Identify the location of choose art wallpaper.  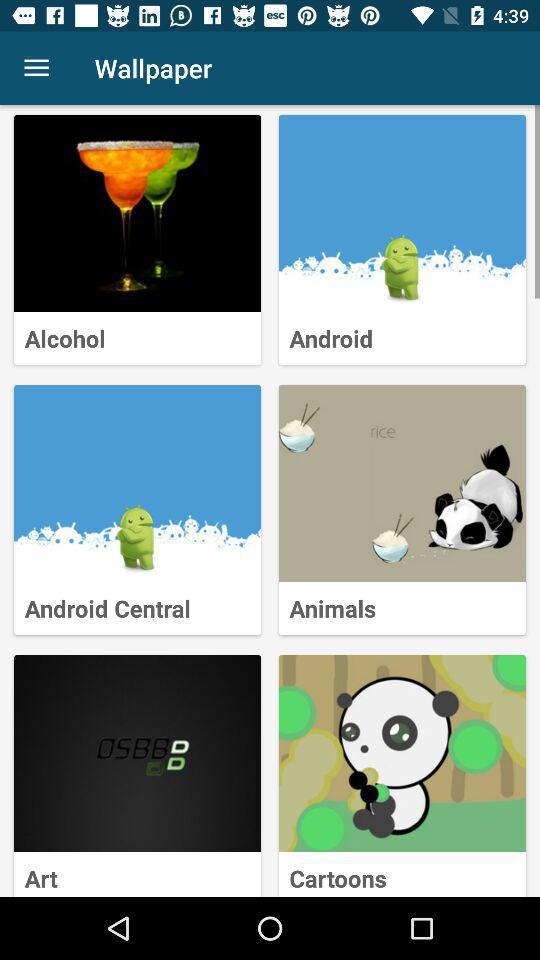
(136, 752).